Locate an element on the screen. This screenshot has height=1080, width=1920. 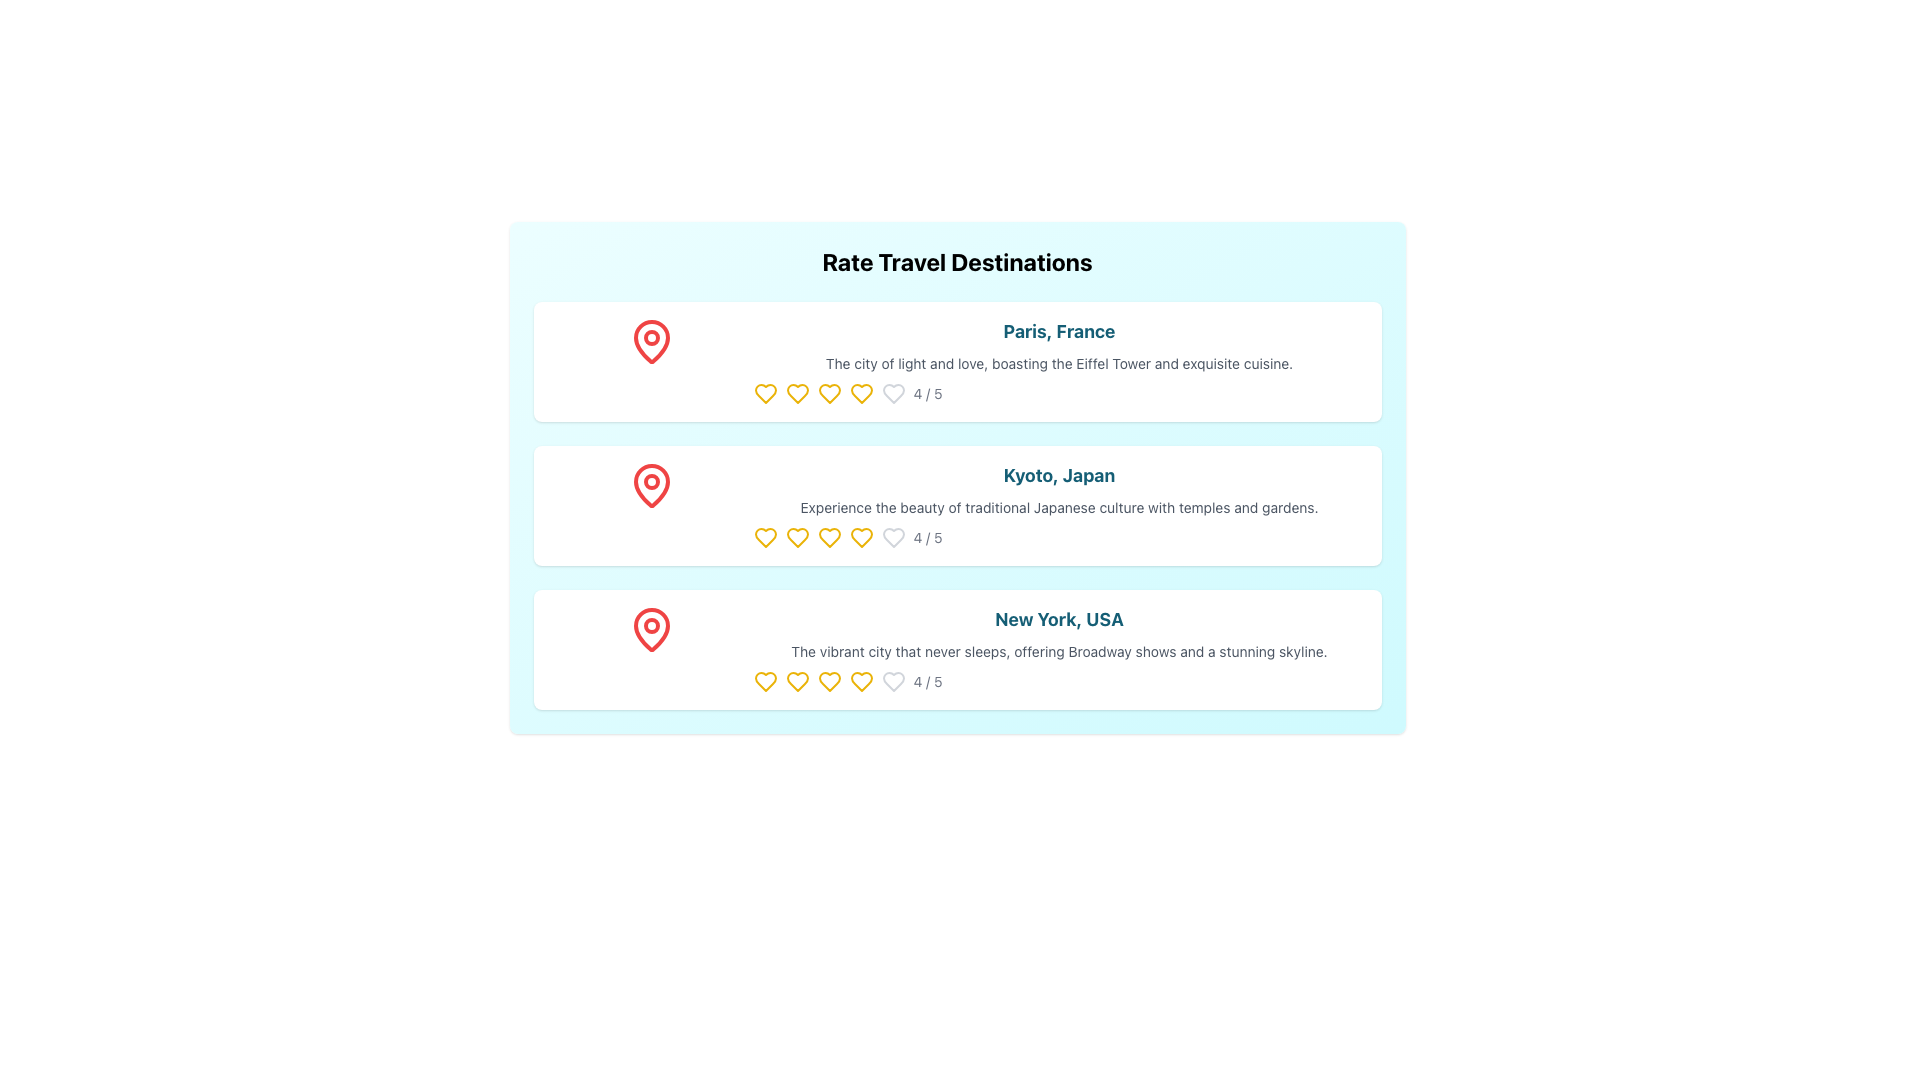
the red map pin icon that symbolizes a location marker, located to the left of the destination title 'Kyoto, Japan' is located at coordinates (651, 486).